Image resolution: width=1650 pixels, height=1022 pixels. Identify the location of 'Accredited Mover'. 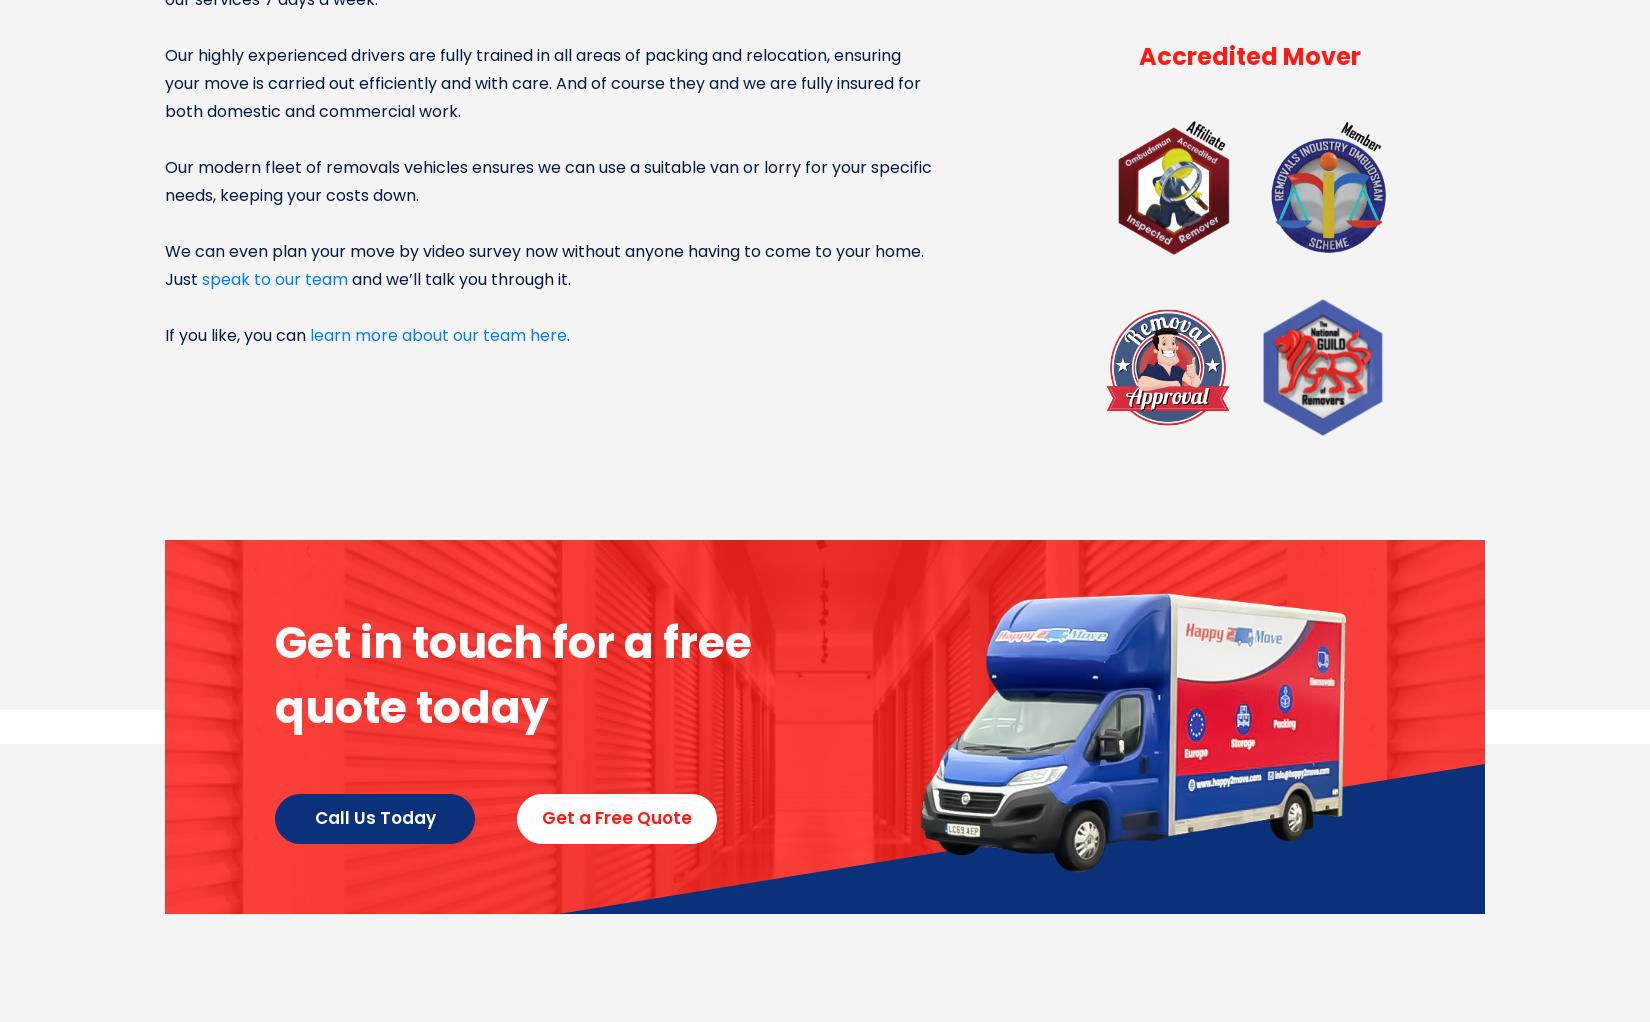
(1249, 56).